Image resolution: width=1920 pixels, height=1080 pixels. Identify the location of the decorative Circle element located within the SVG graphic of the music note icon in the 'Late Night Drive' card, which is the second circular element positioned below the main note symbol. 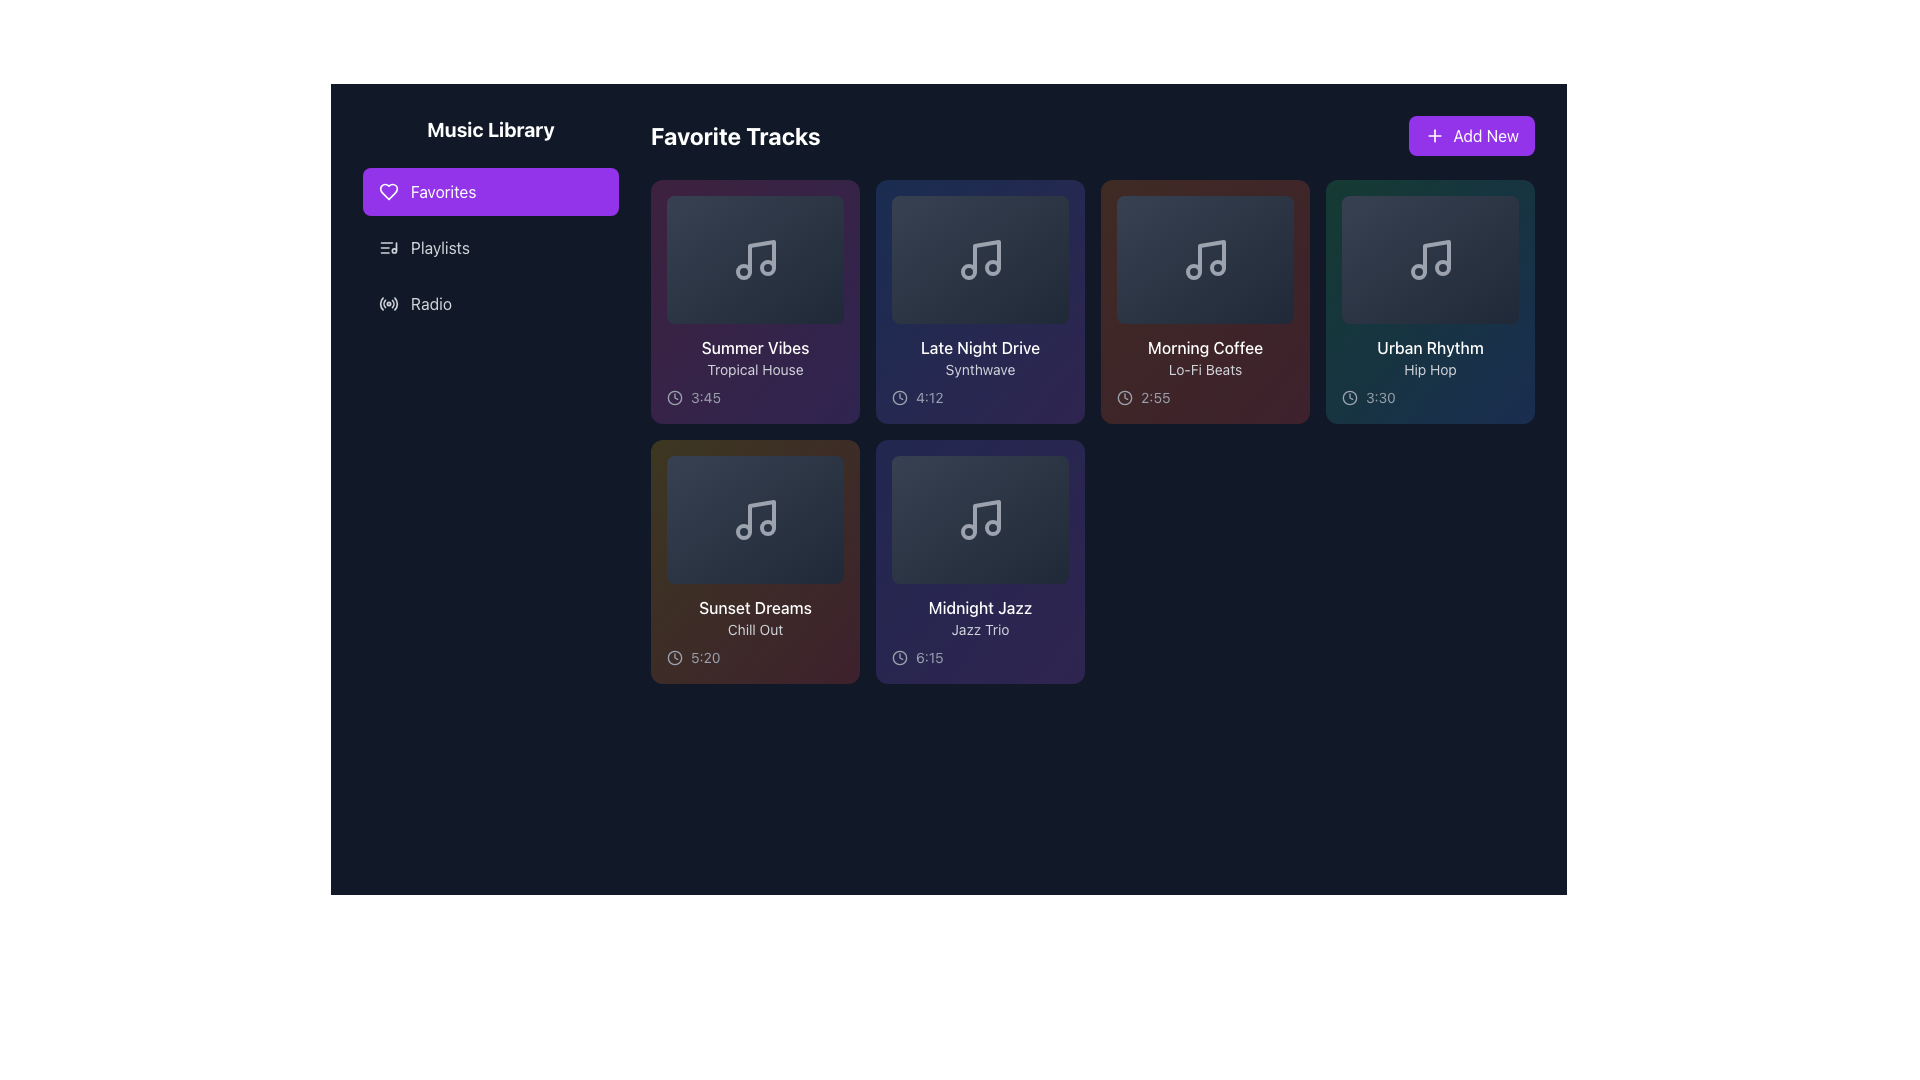
(968, 272).